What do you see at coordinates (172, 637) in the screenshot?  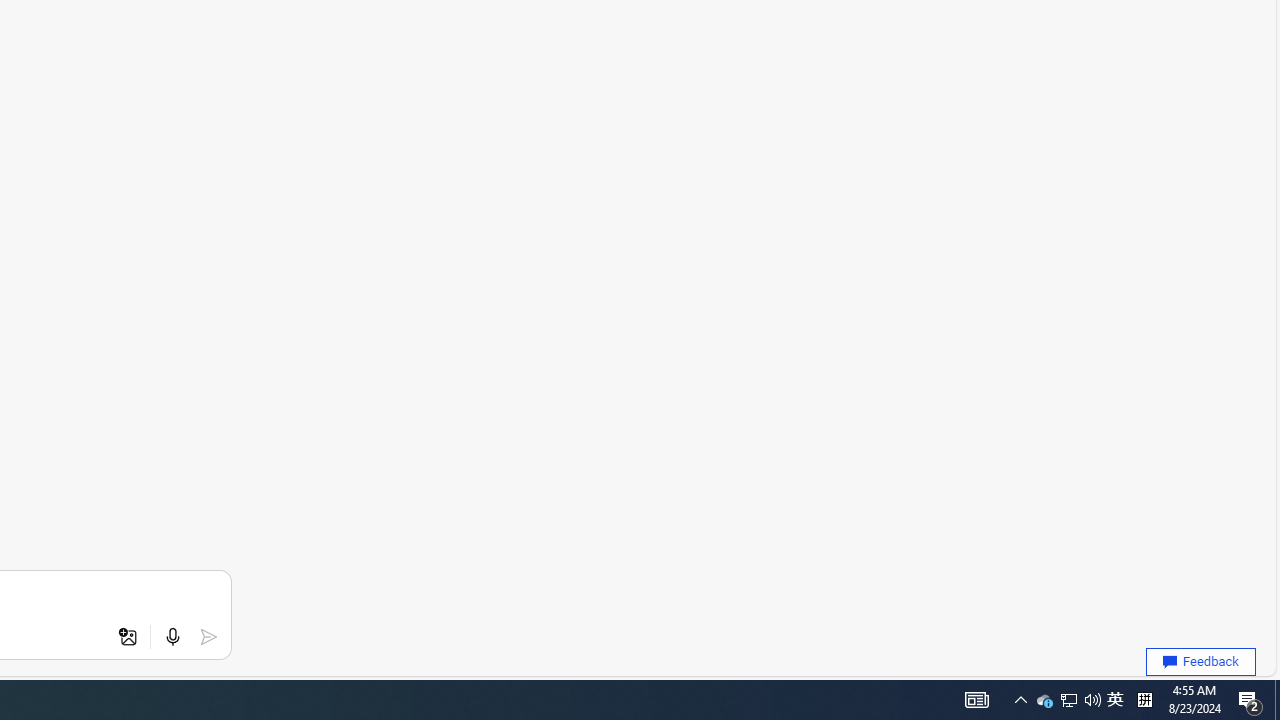 I see `'Use microphone'` at bounding box center [172, 637].